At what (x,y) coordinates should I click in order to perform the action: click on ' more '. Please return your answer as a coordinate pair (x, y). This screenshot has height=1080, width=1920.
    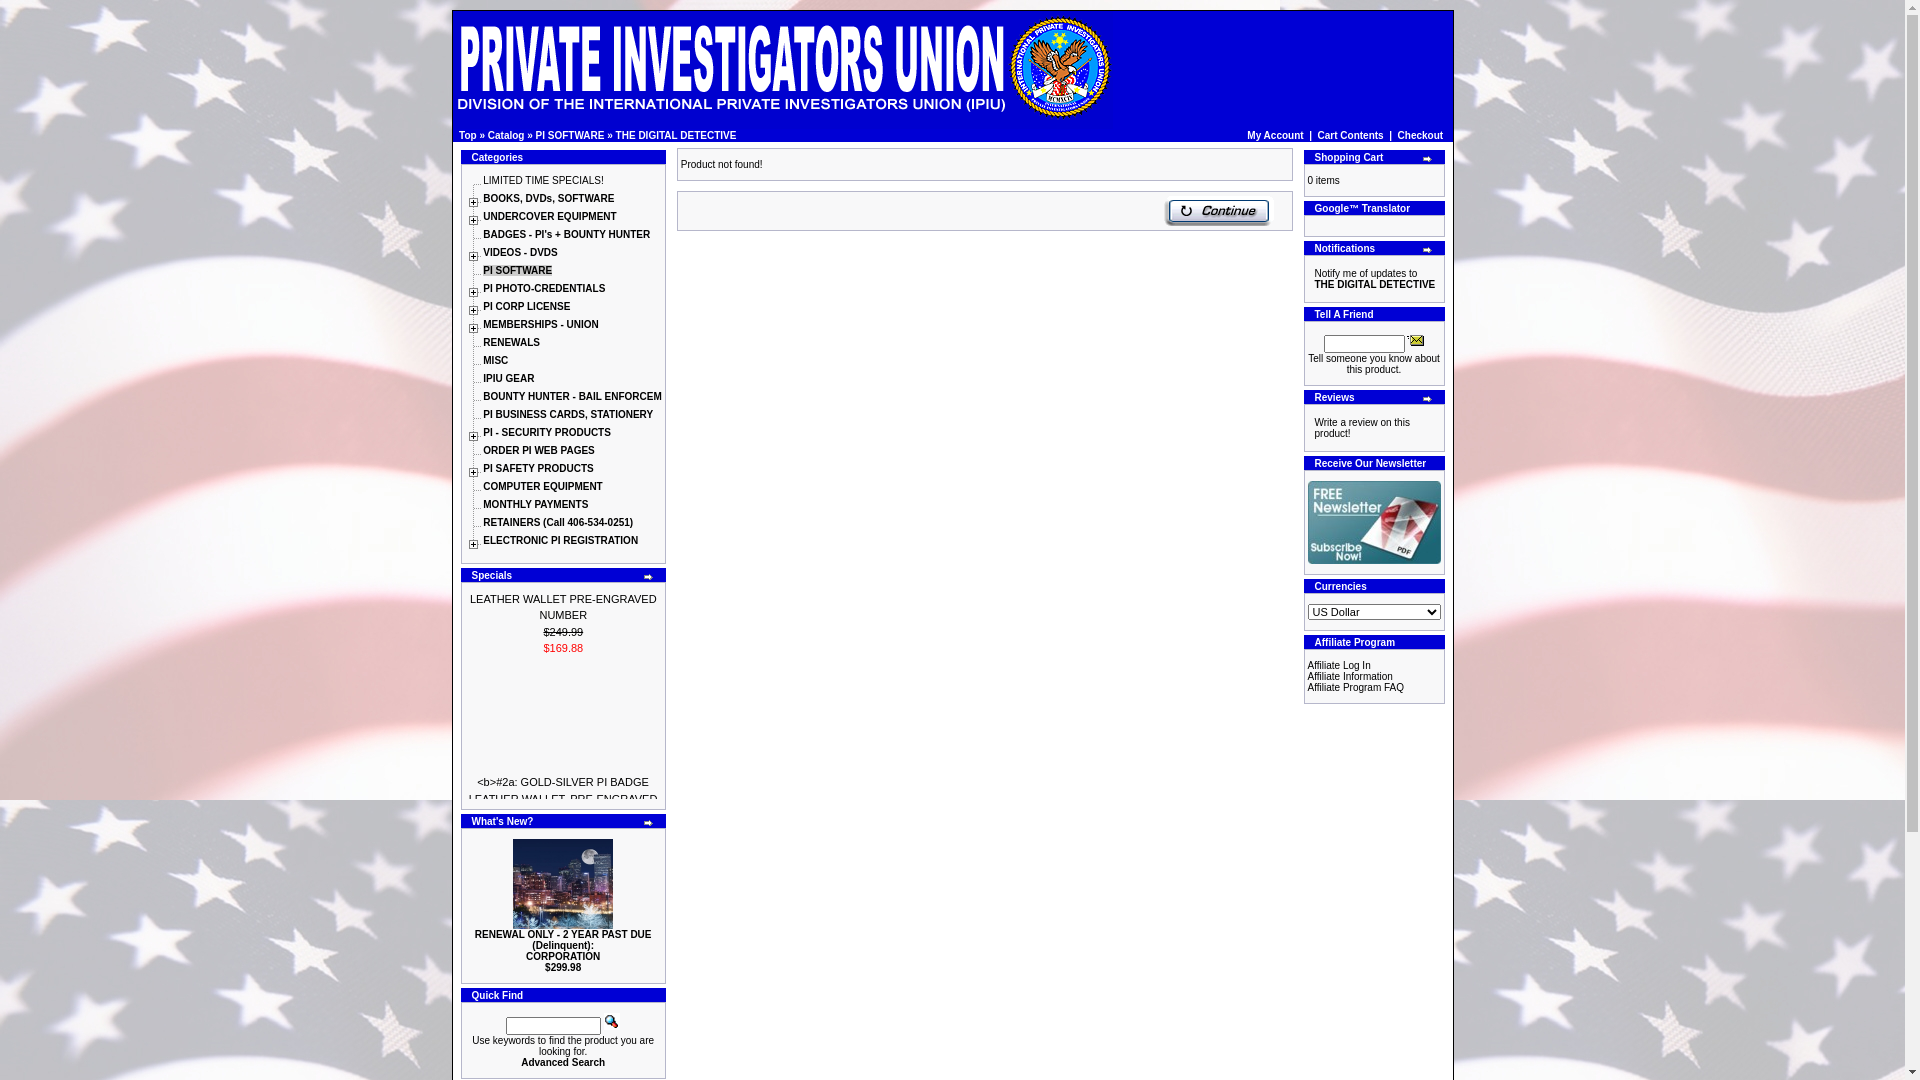
    Looking at the image, I should click on (643, 577).